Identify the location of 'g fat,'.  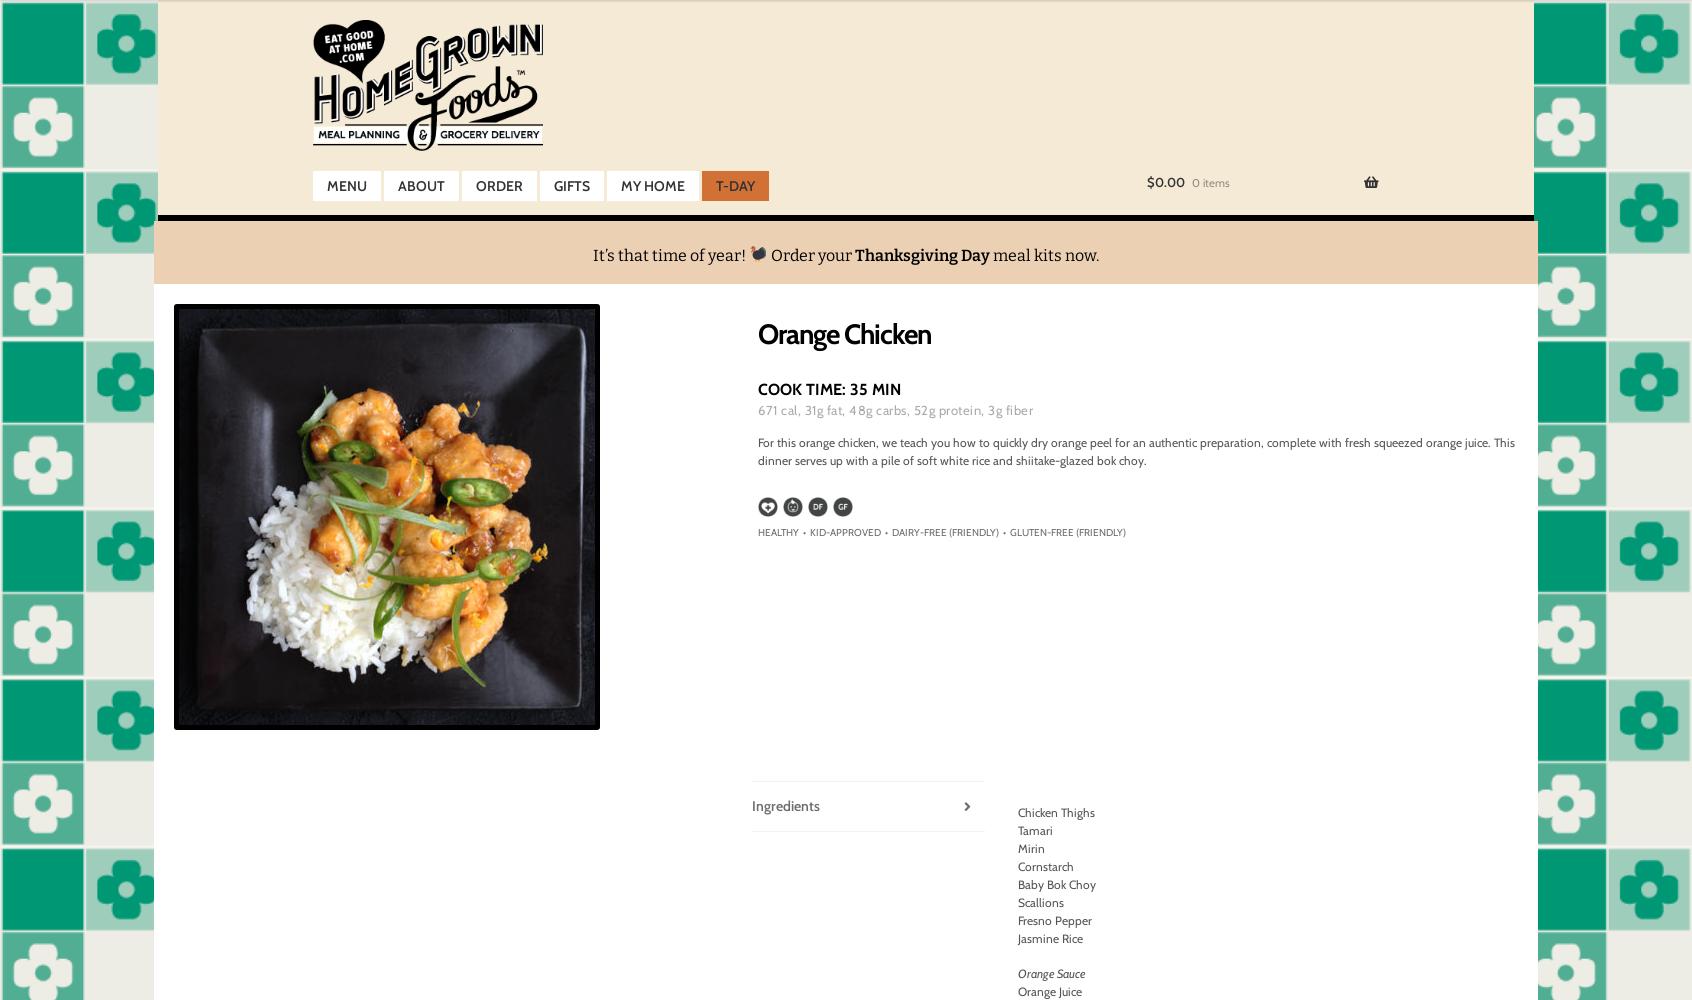
(816, 410).